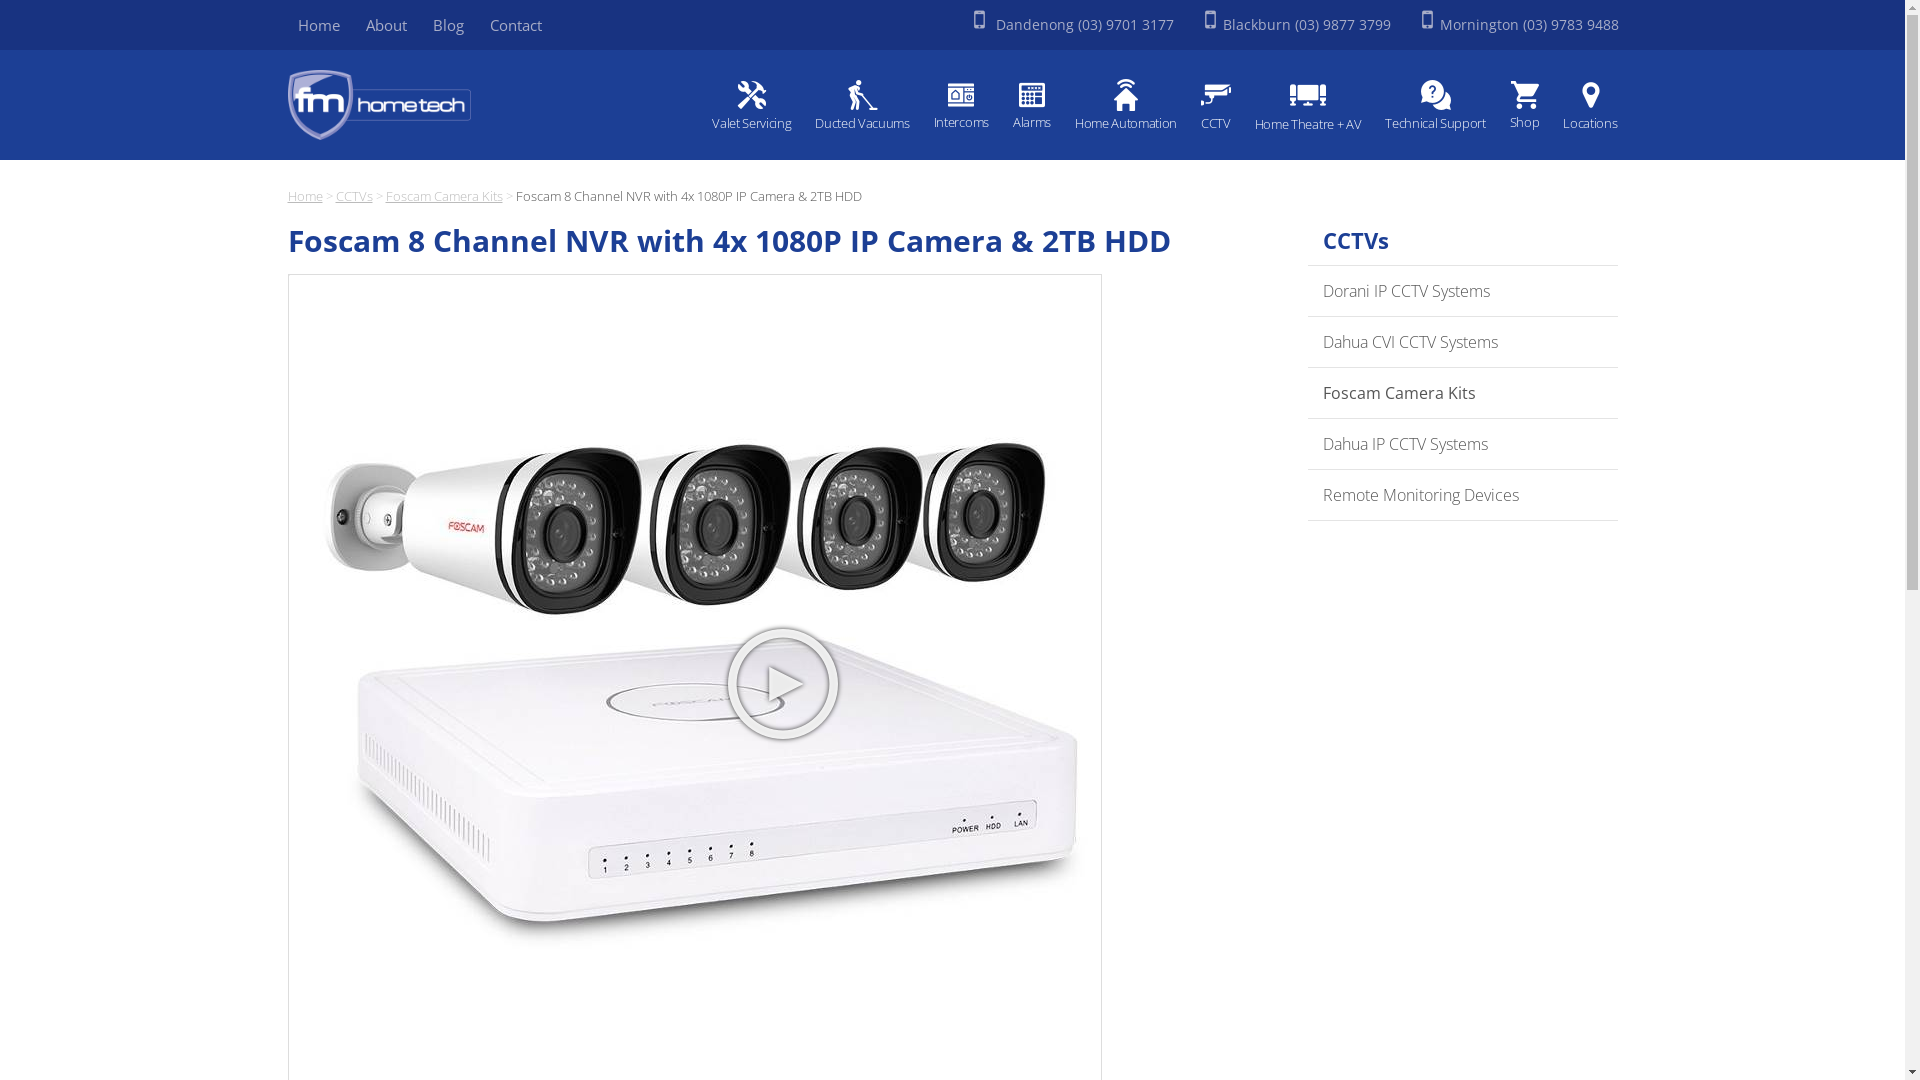 The image size is (1920, 1080). Describe the element at coordinates (1308, 107) in the screenshot. I see `'Home Theatre + AV'` at that location.